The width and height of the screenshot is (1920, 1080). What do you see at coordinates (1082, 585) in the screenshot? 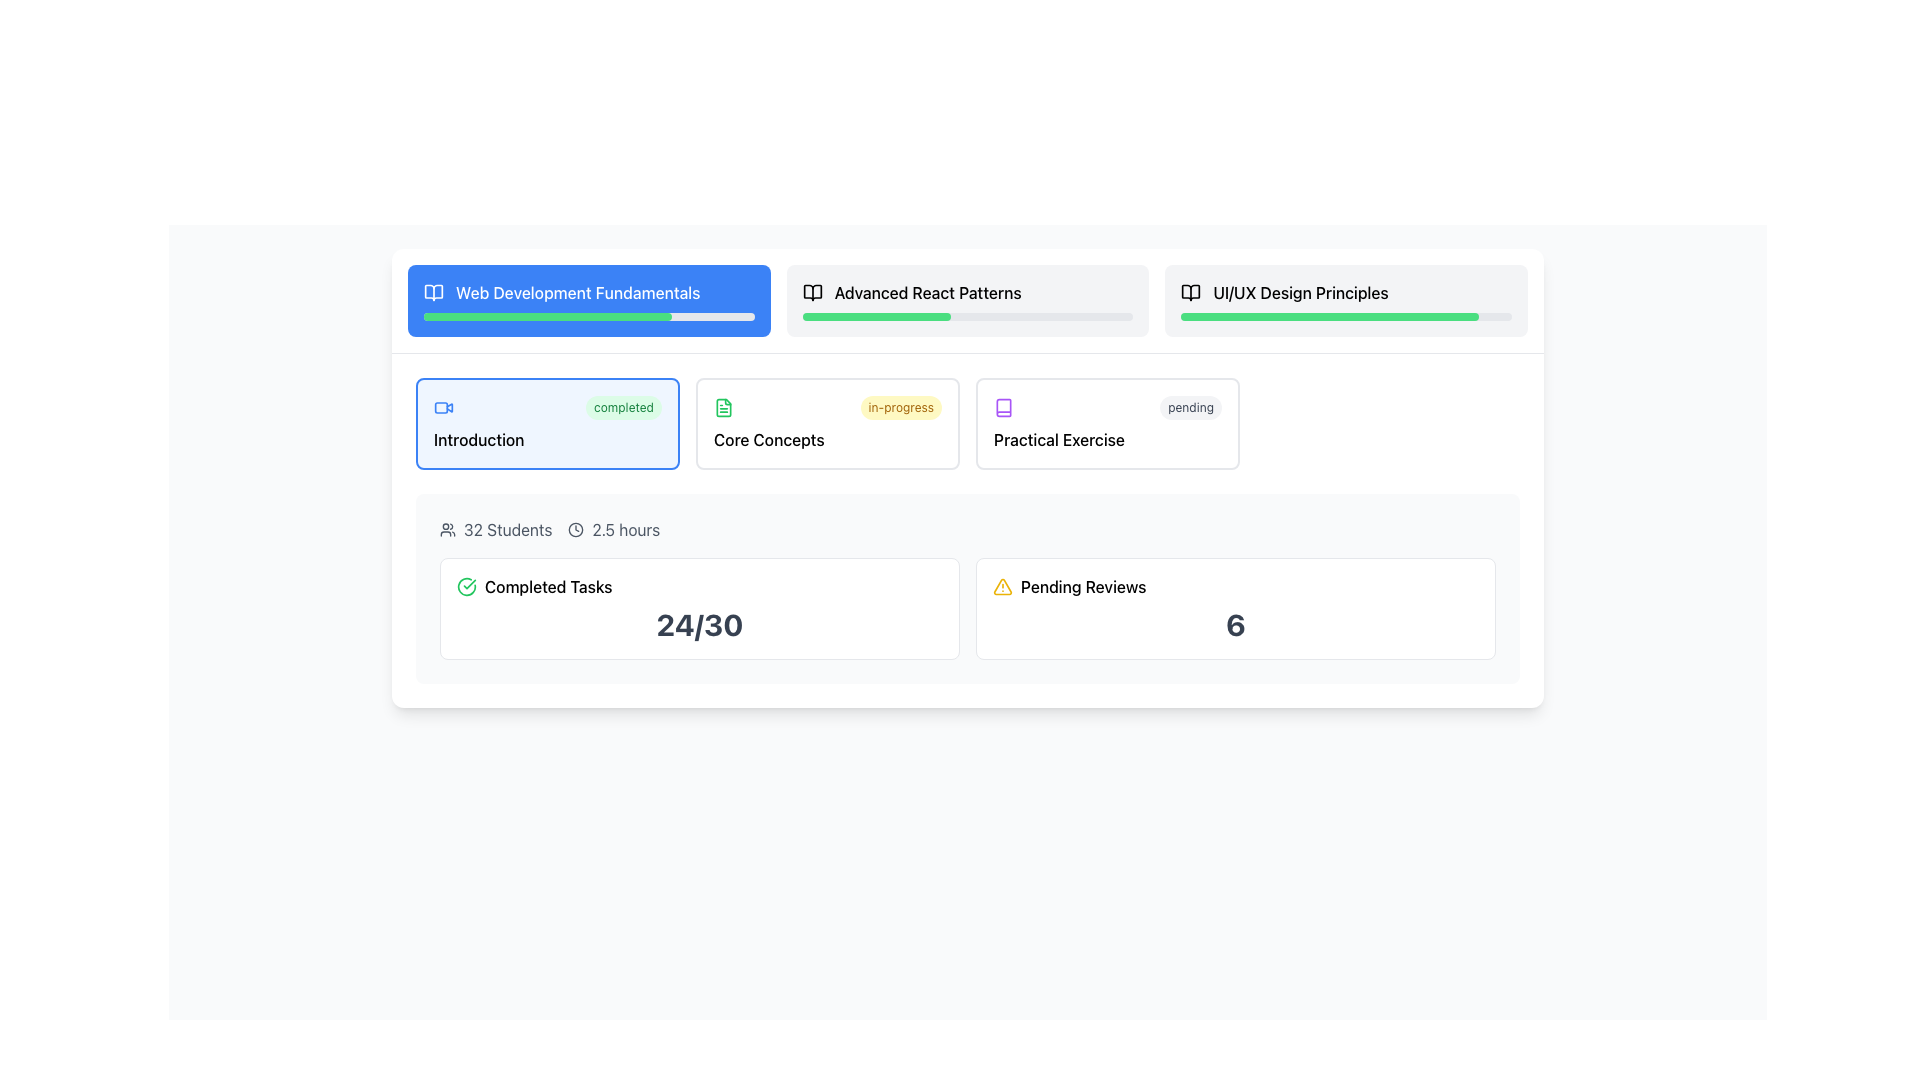
I see `the status label indicating pending reviews, located in the bottom right section of the interface, next to a yellow warning icon` at bounding box center [1082, 585].